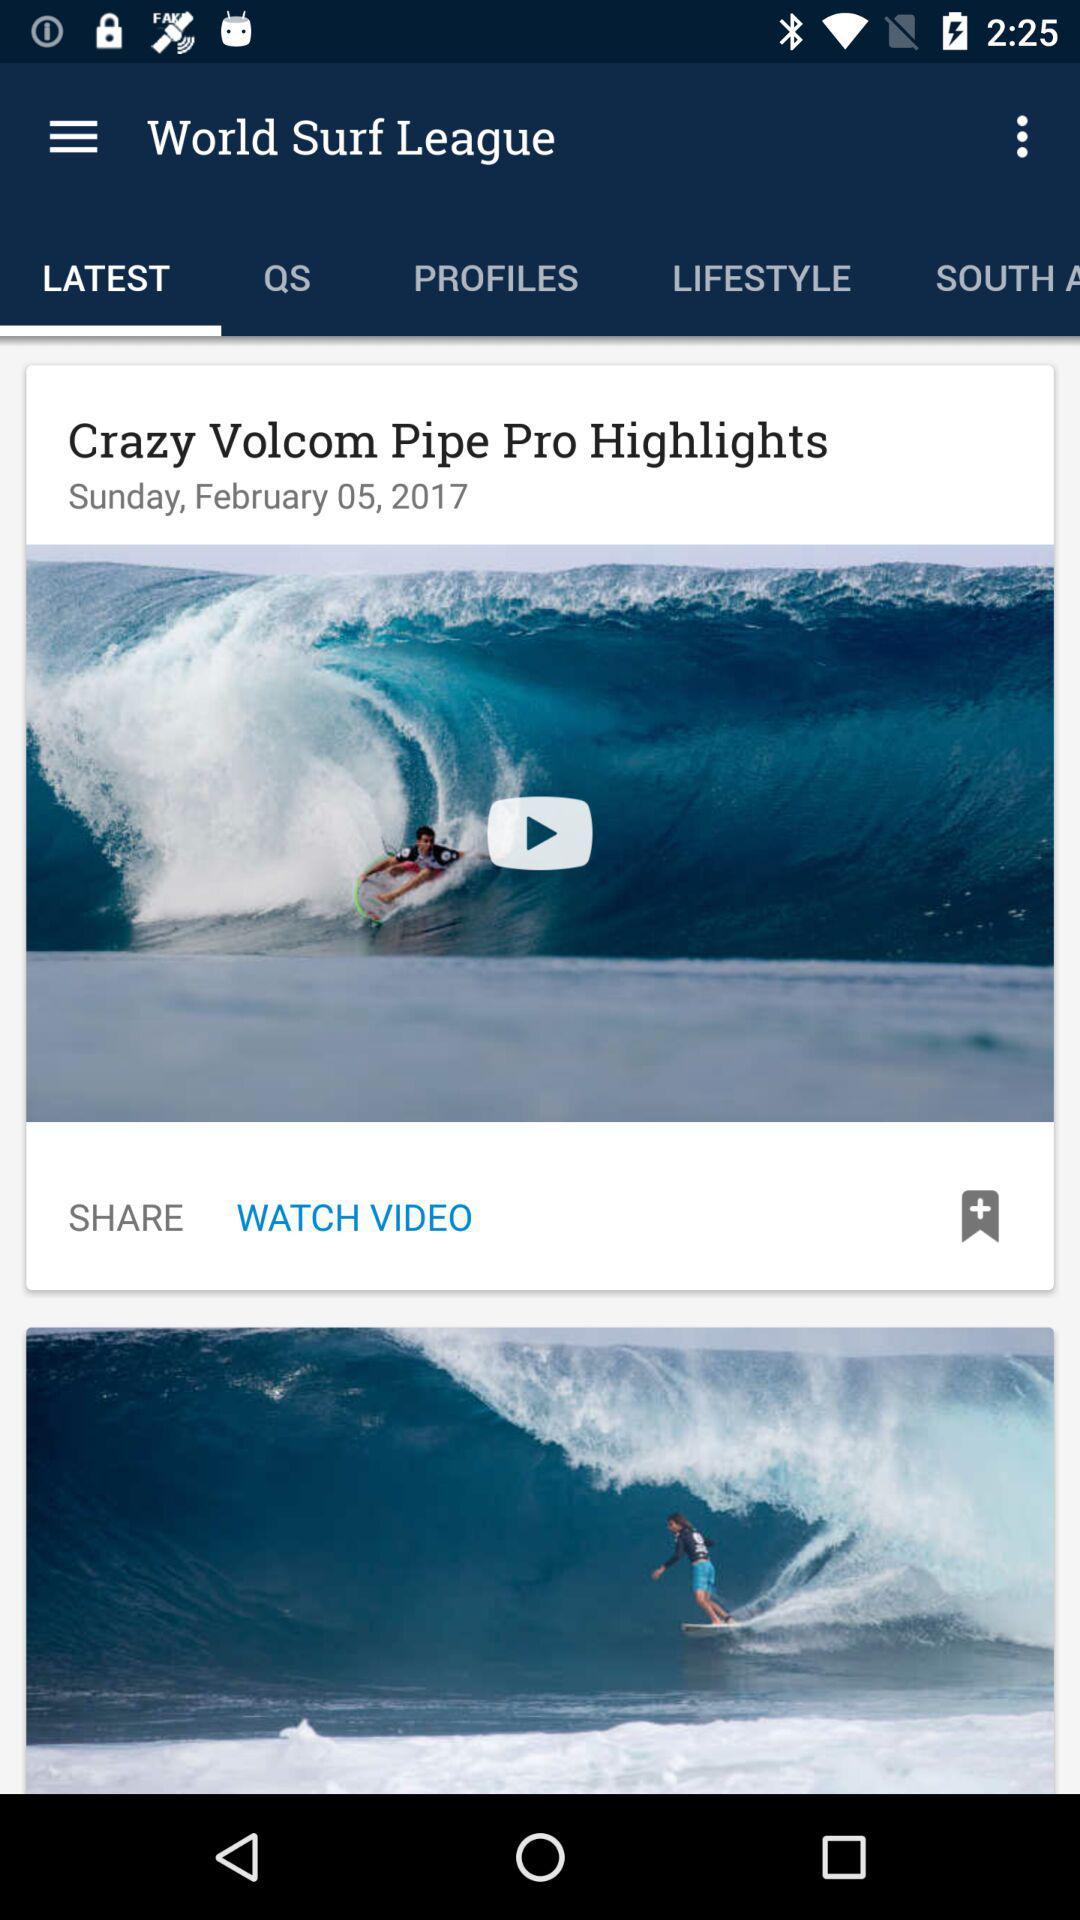 The width and height of the screenshot is (1080, 1920). Describe the element at coordinates (499, 272) in the screenshot. I see `the profiles  icon` at that location.